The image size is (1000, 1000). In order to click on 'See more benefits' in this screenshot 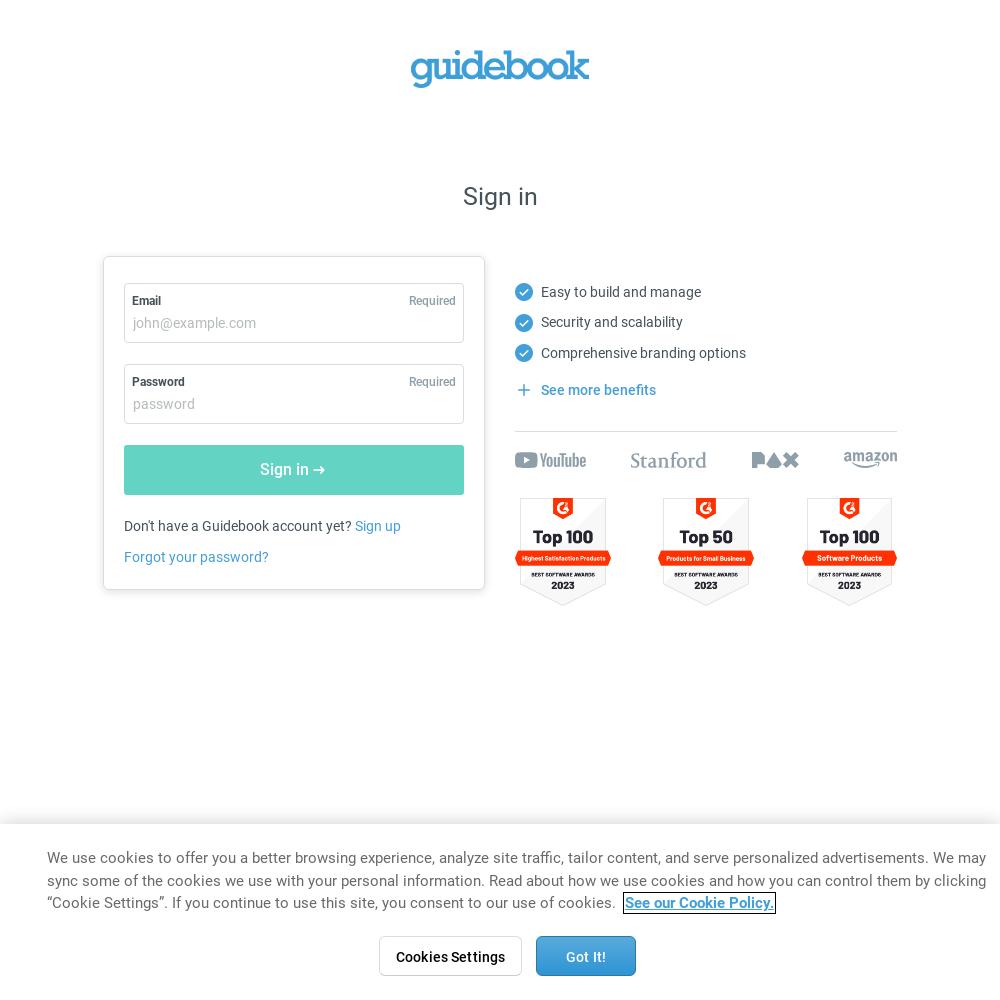, I will do `click(596, 389)`.